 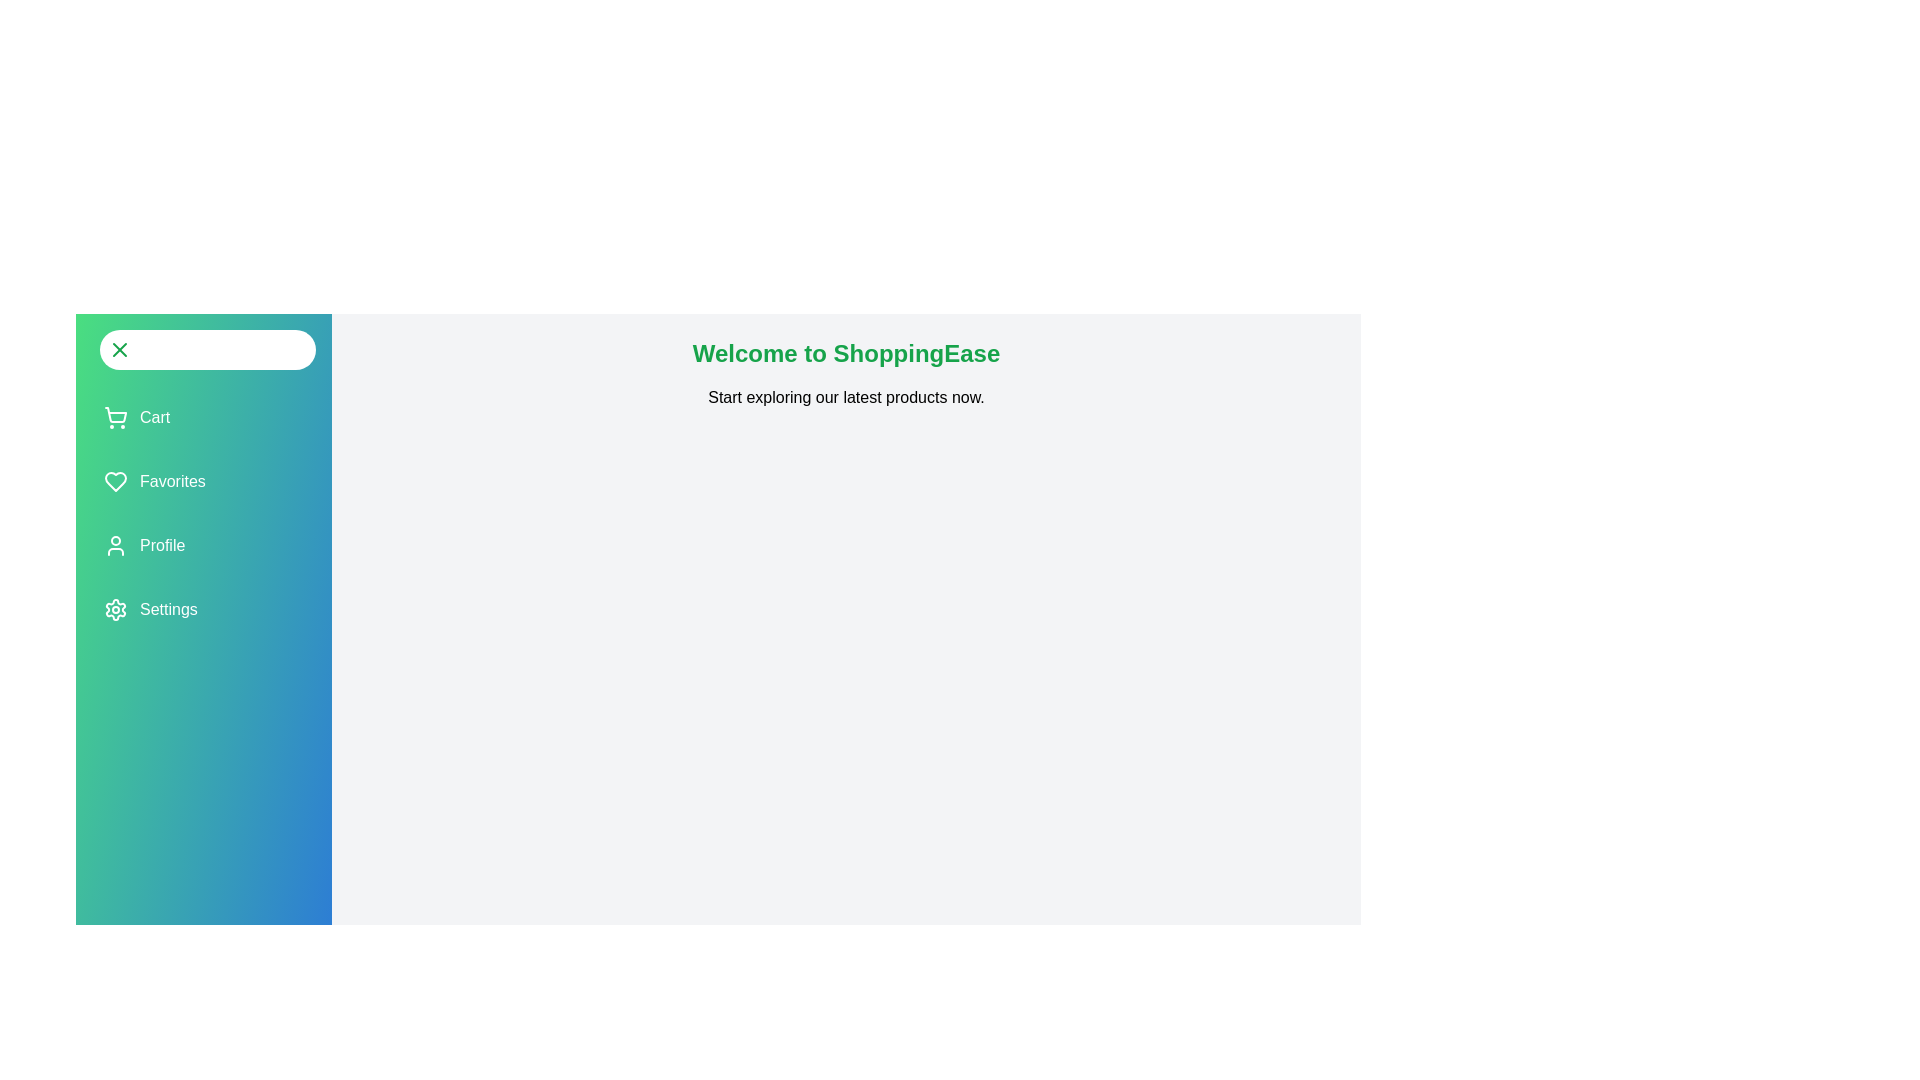 I want to click on the 'Cart' button to navigate to the 'Cart' section, so click(x=136, y=416).